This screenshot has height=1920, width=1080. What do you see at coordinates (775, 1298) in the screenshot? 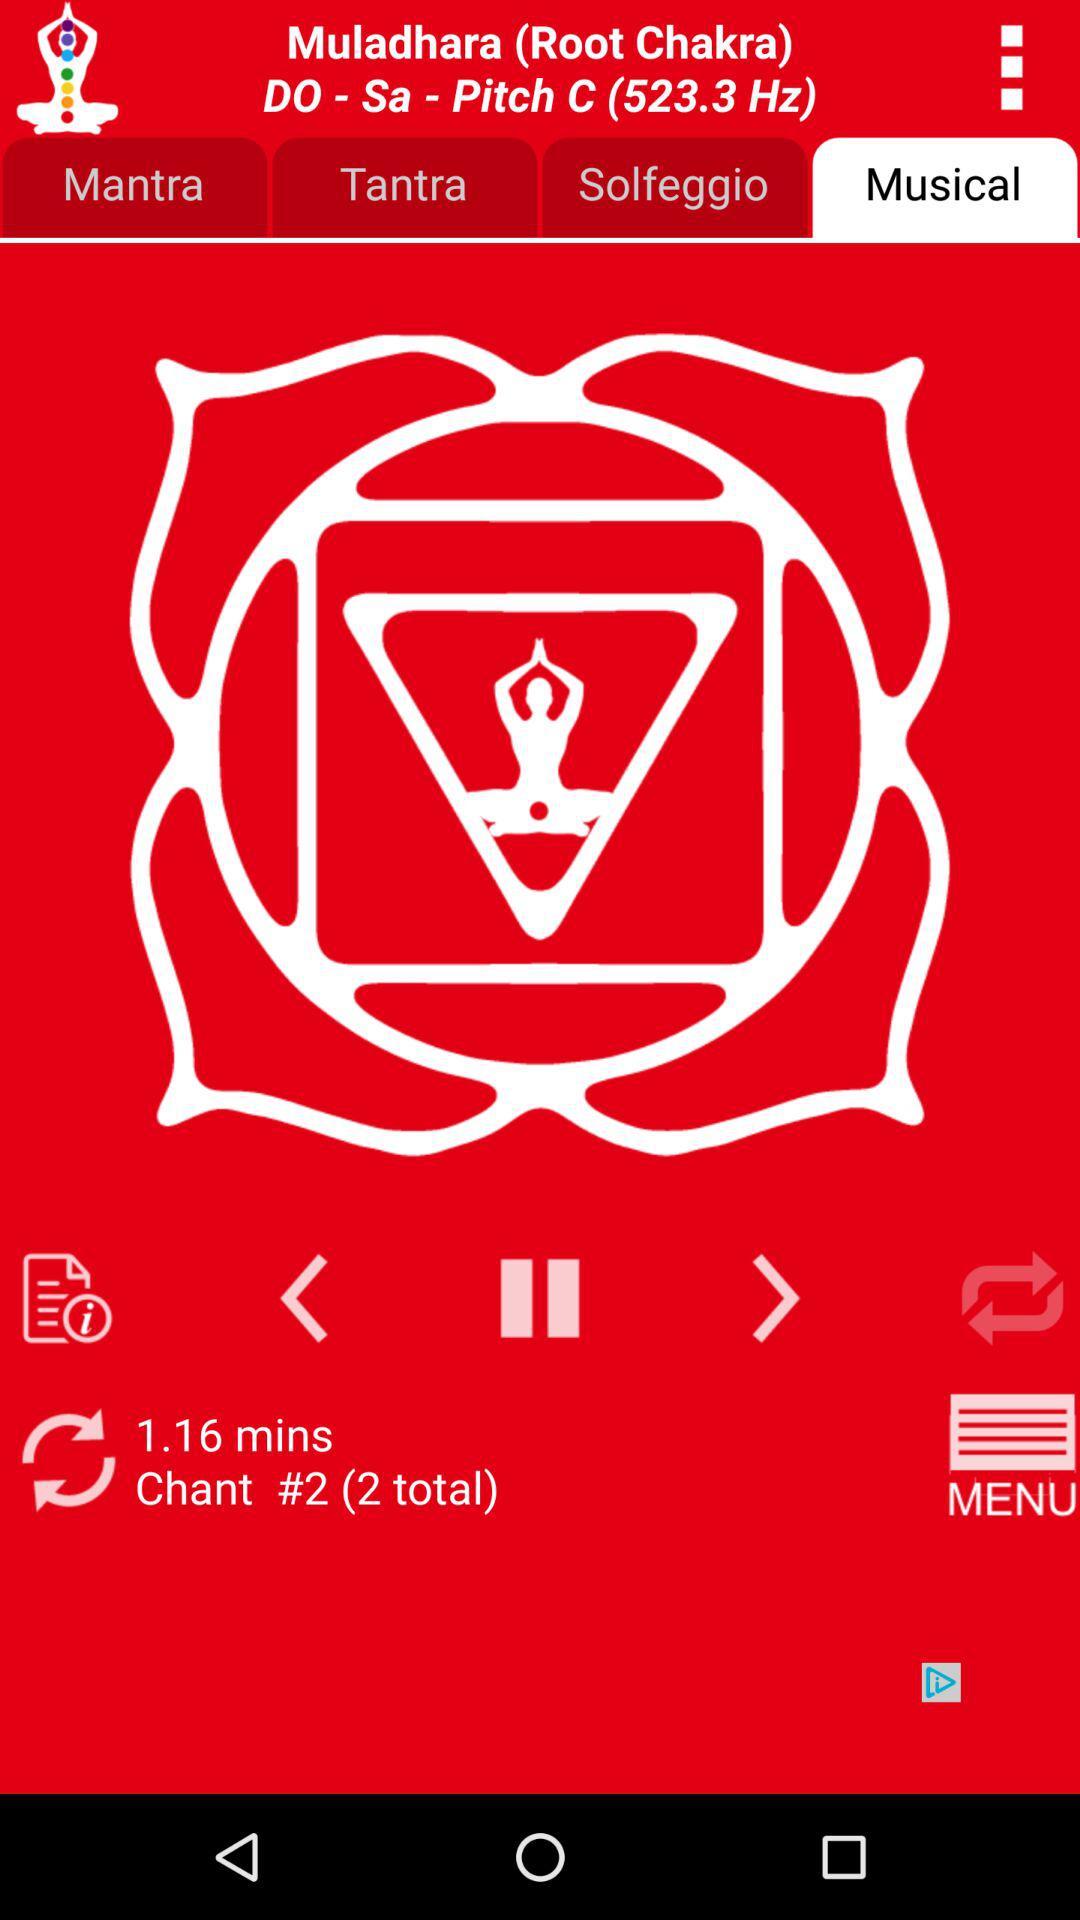
I see `skip audio` at bounding box center [775, 1298].